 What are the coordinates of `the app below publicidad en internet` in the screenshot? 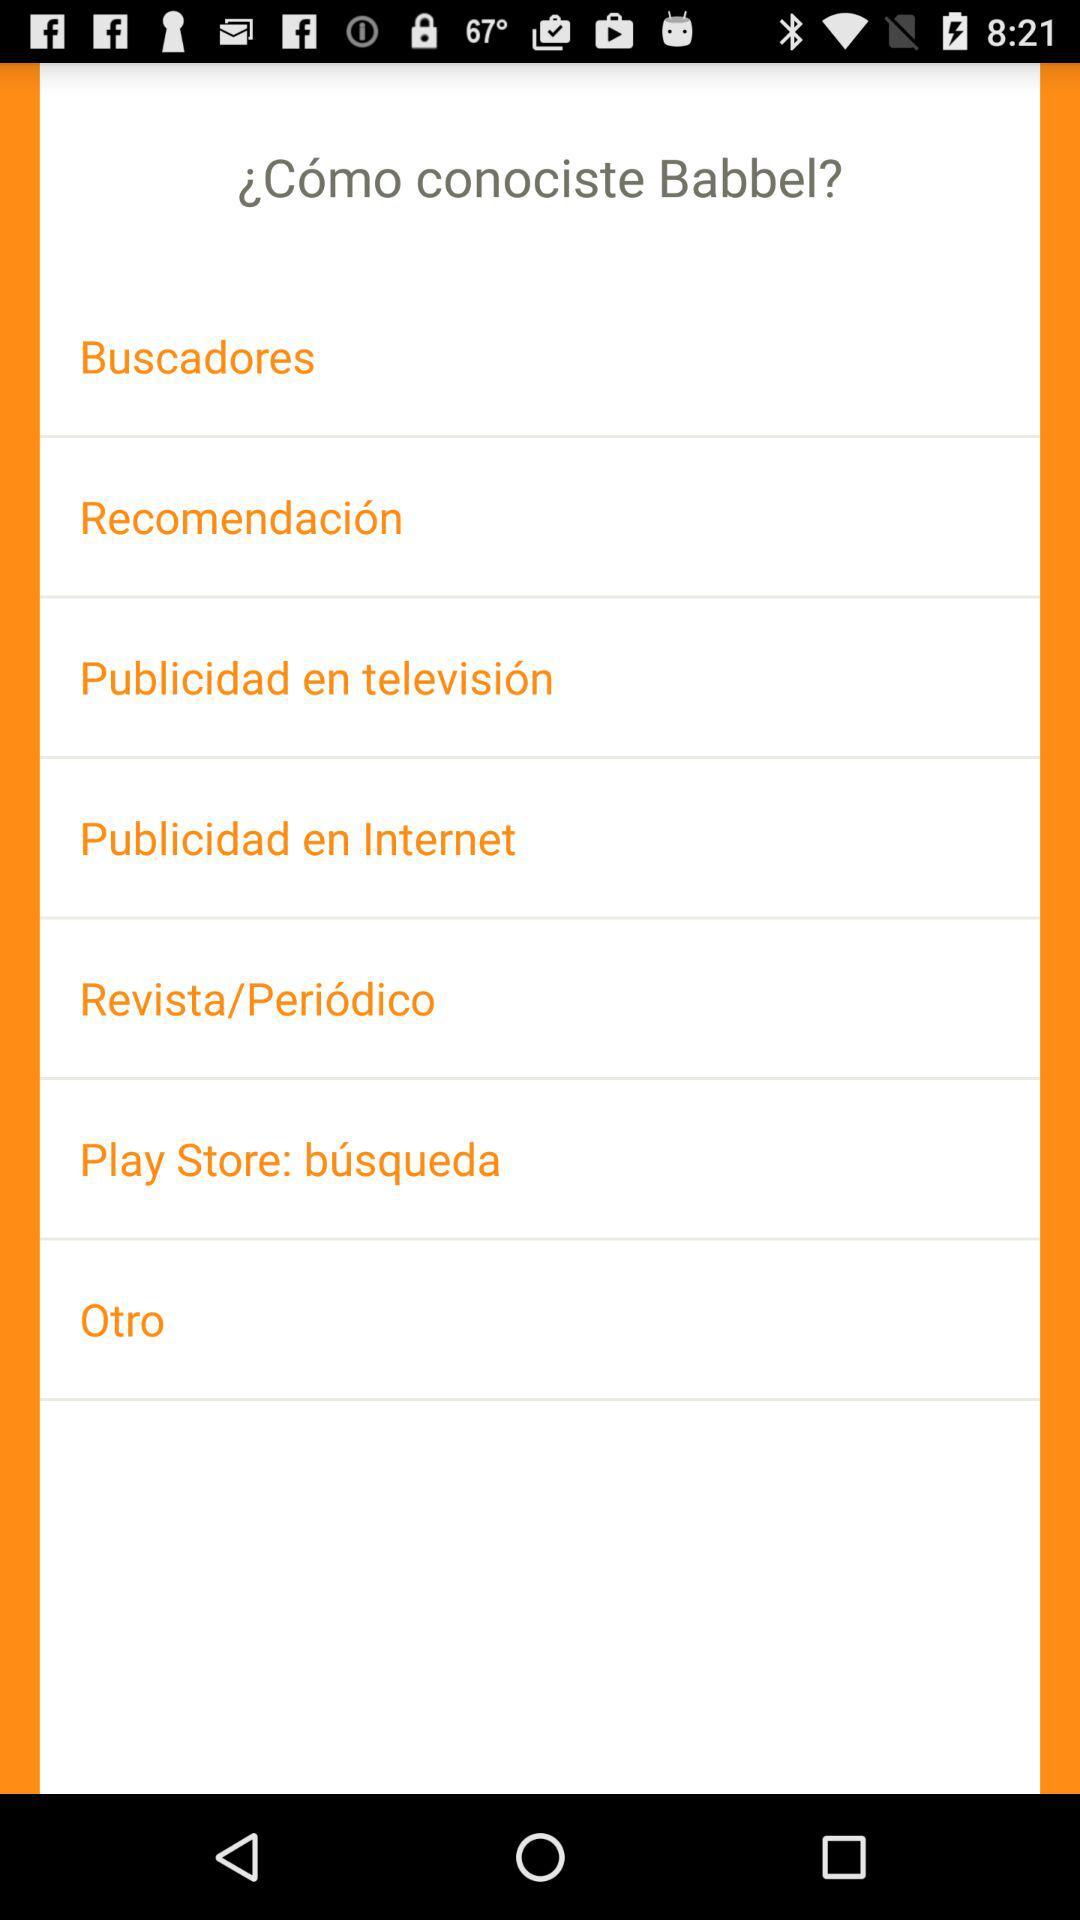 It's located at (540, 998).